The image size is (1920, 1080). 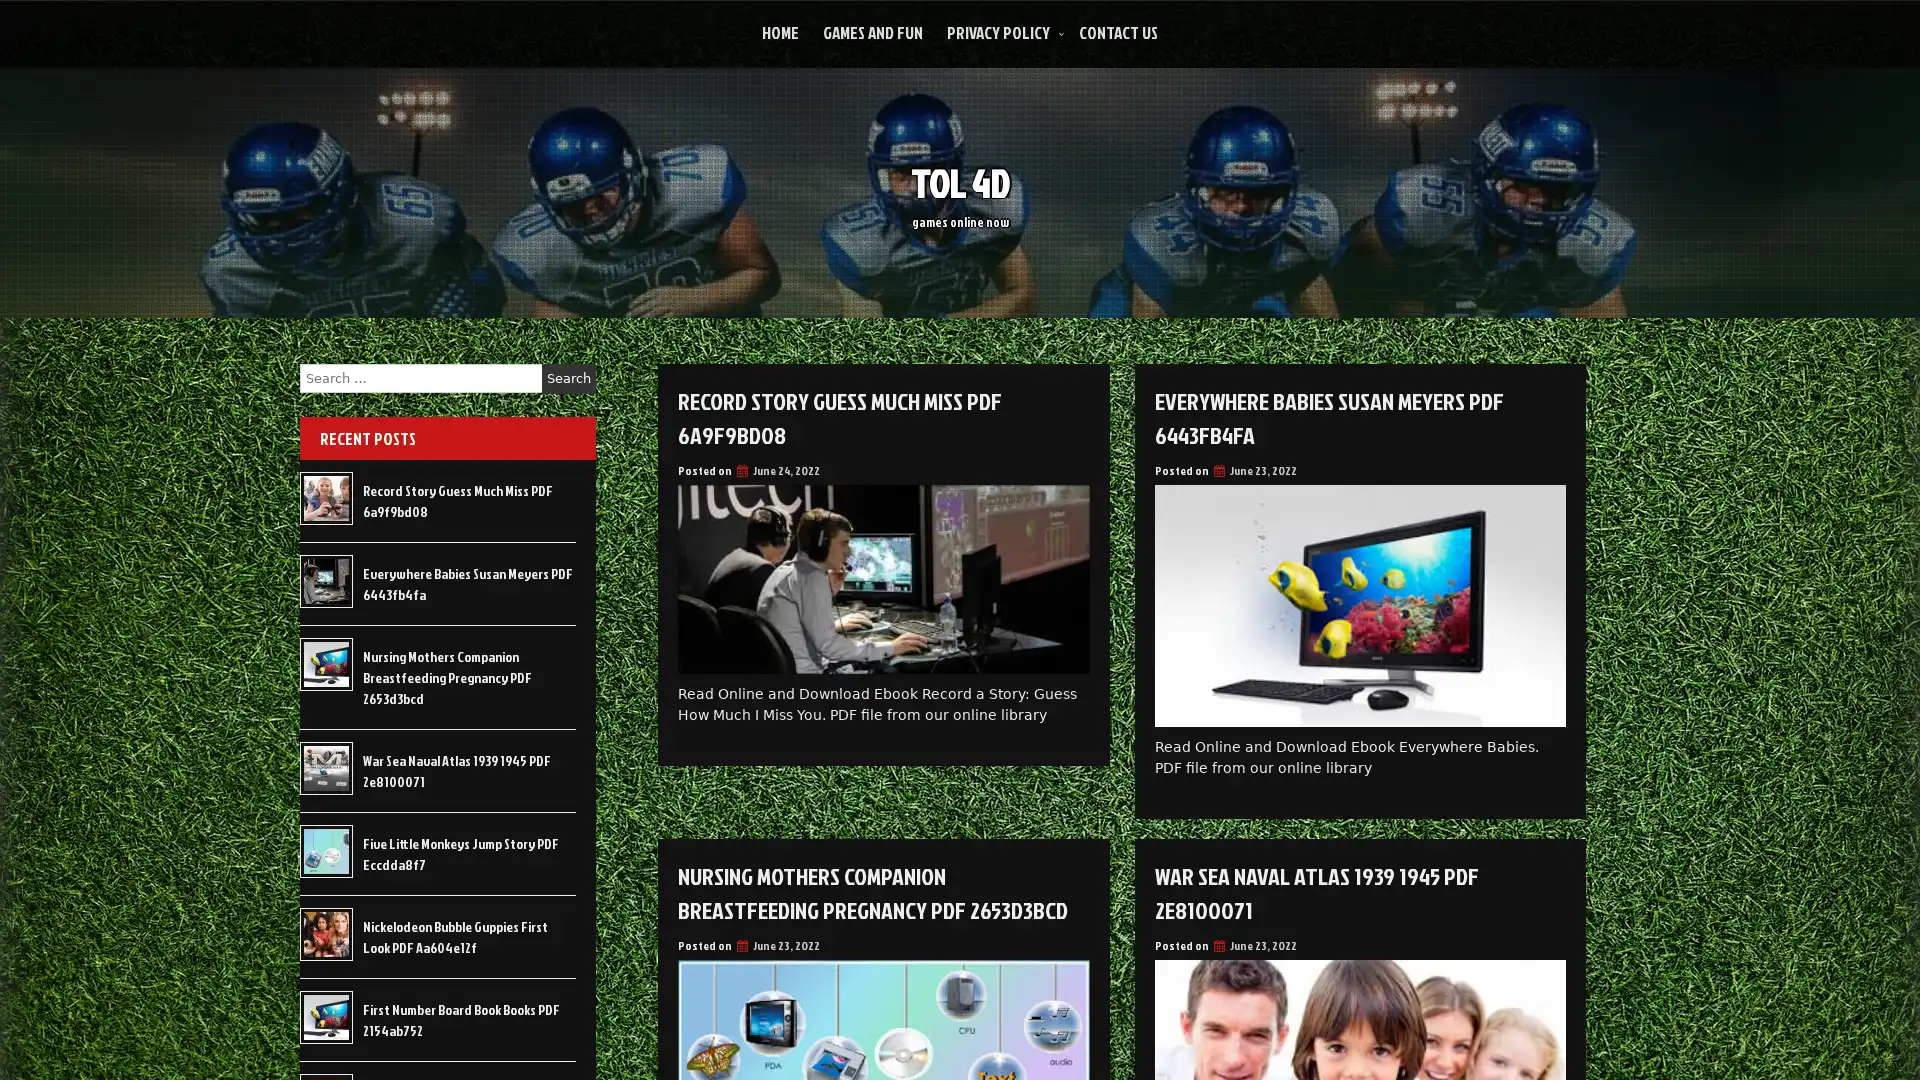 I want to click on Search, so click(x=568, y=378).